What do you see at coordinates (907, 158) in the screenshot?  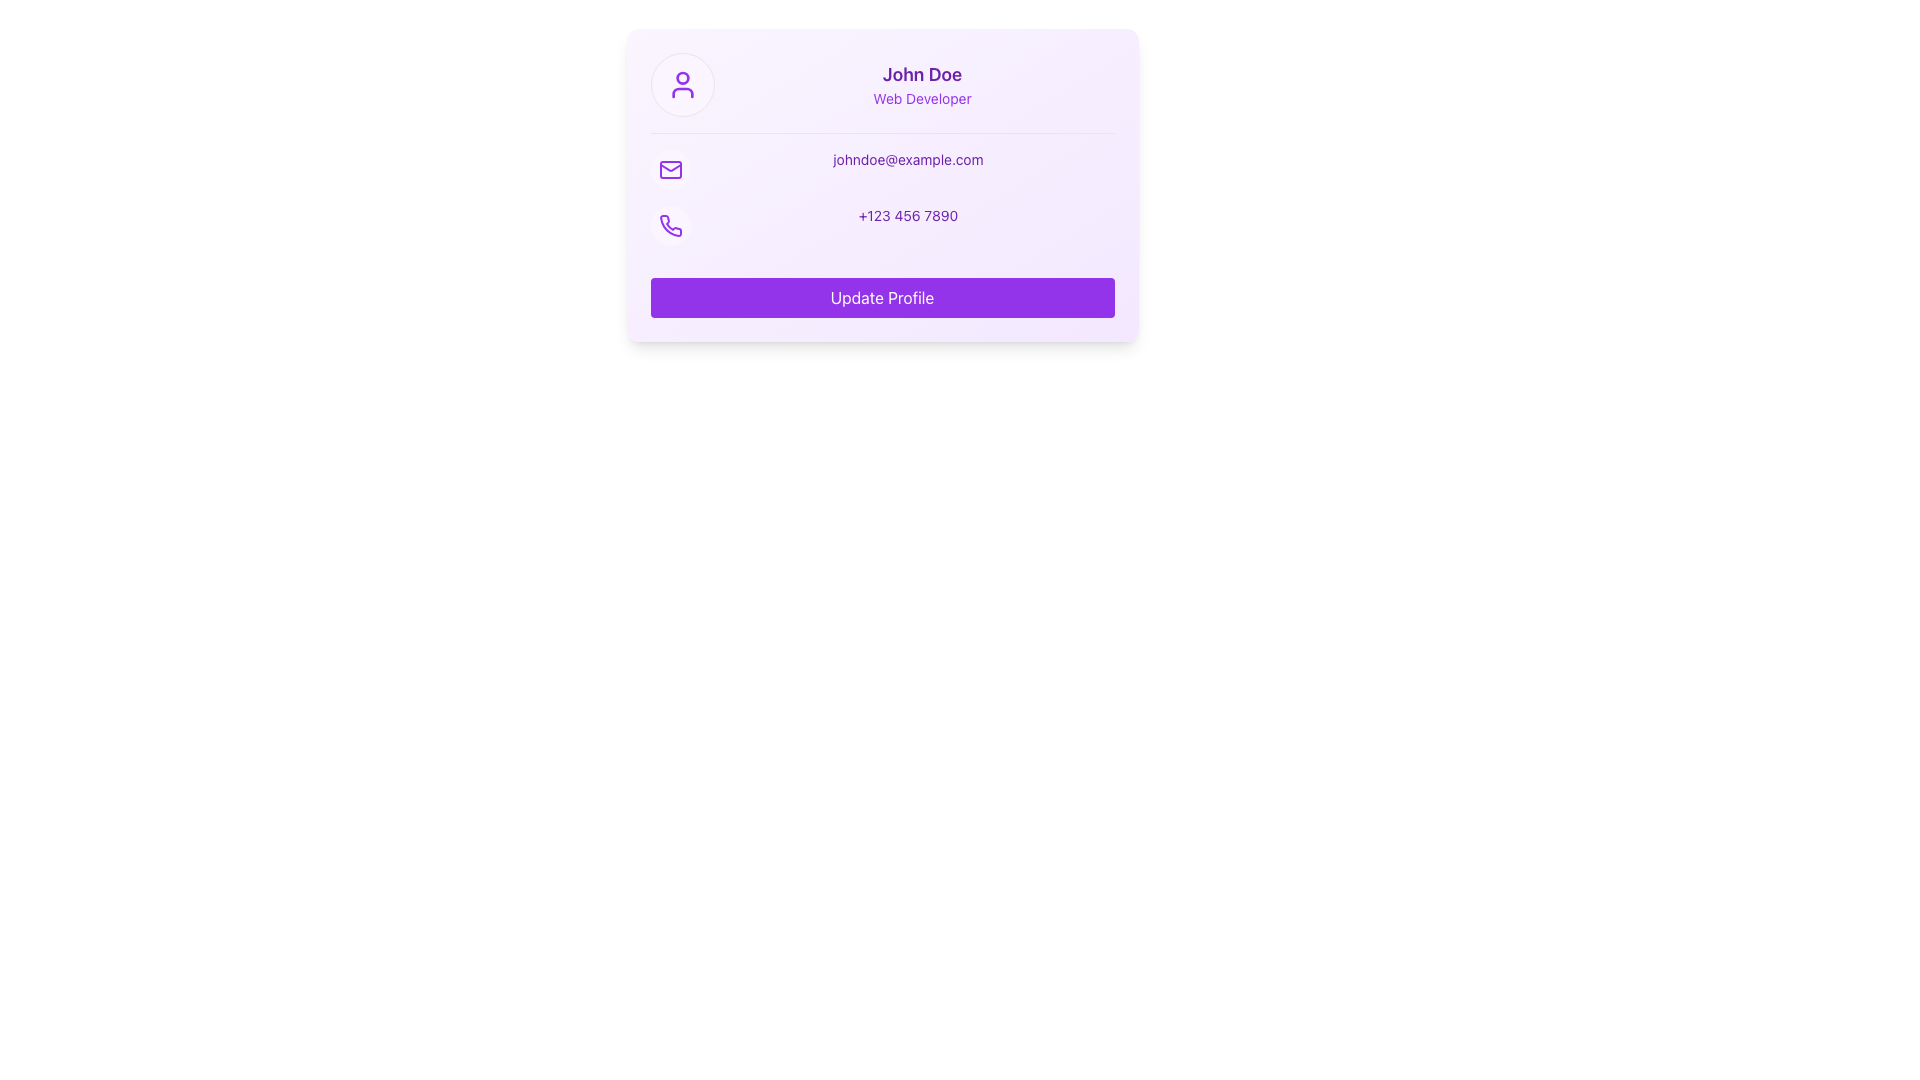 I see `the email address text label displaying 'johndoe@example.com', which is styled in a bold purple font and located in the middle of the card component` at bounding box center [907, 158].